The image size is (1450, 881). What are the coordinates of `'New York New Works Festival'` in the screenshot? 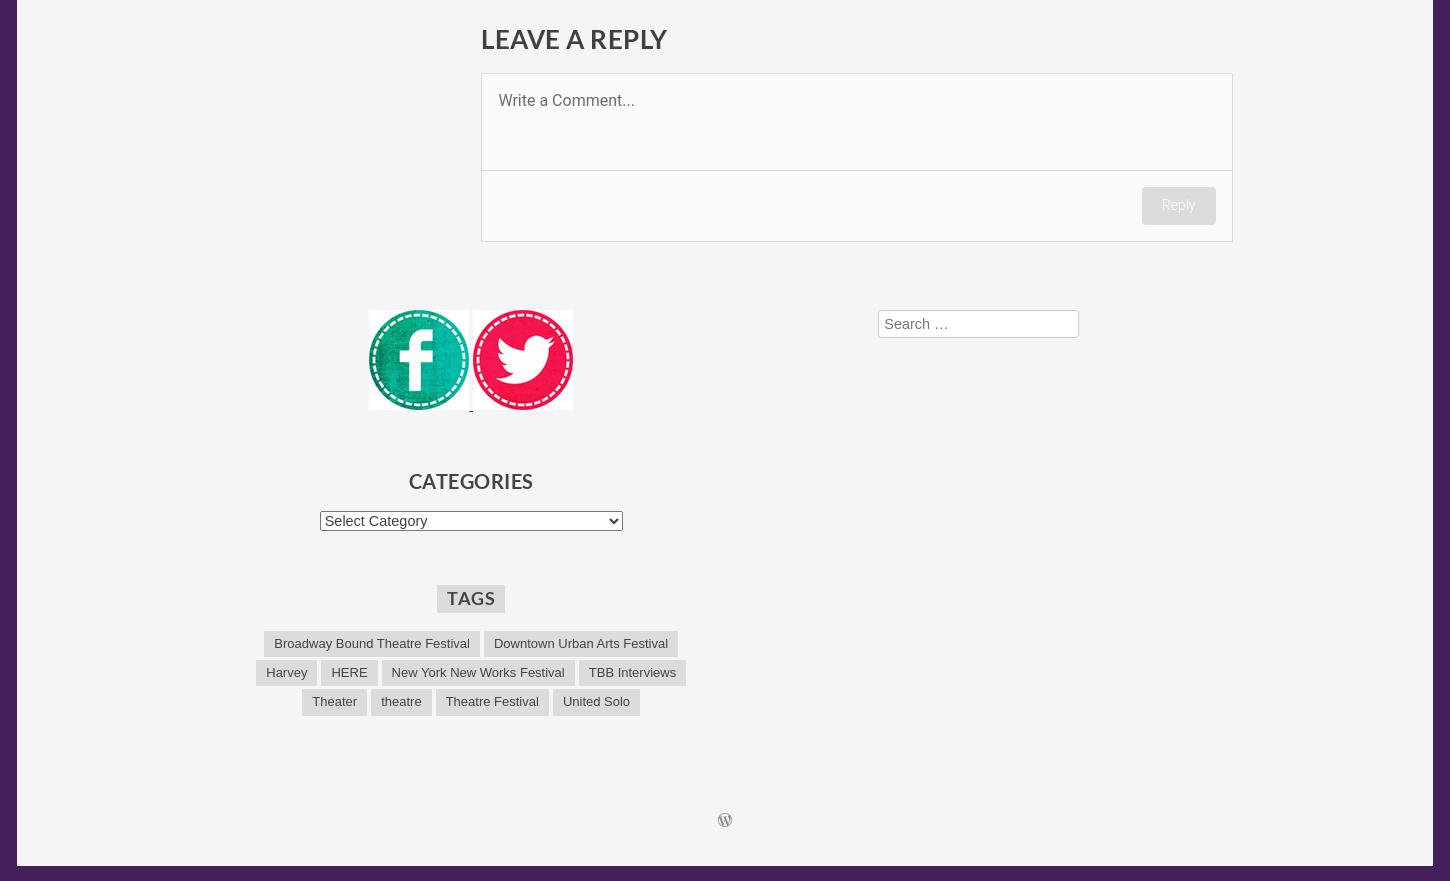 It's located at (476, 672).